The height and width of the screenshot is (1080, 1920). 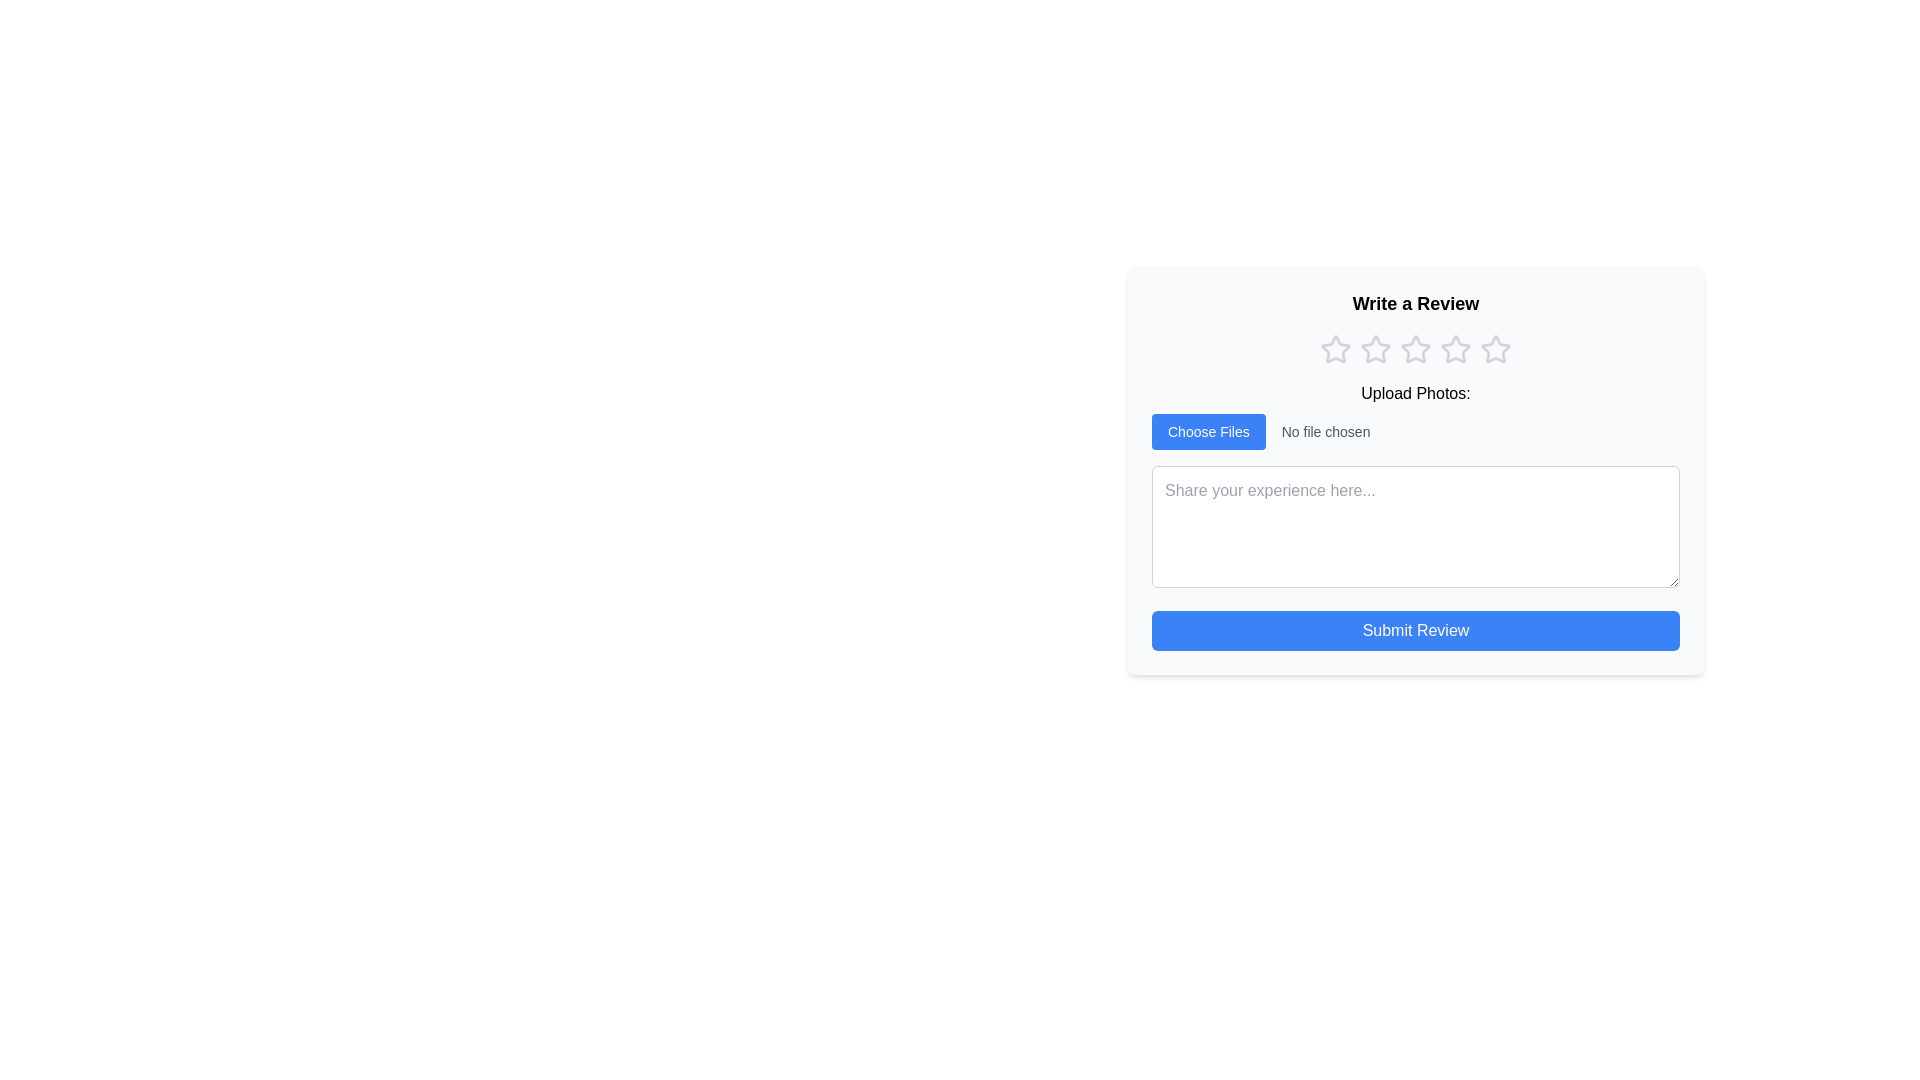 I want to click on the second star icon in the 'Write a Review' section, so click(x=1375, y=349).